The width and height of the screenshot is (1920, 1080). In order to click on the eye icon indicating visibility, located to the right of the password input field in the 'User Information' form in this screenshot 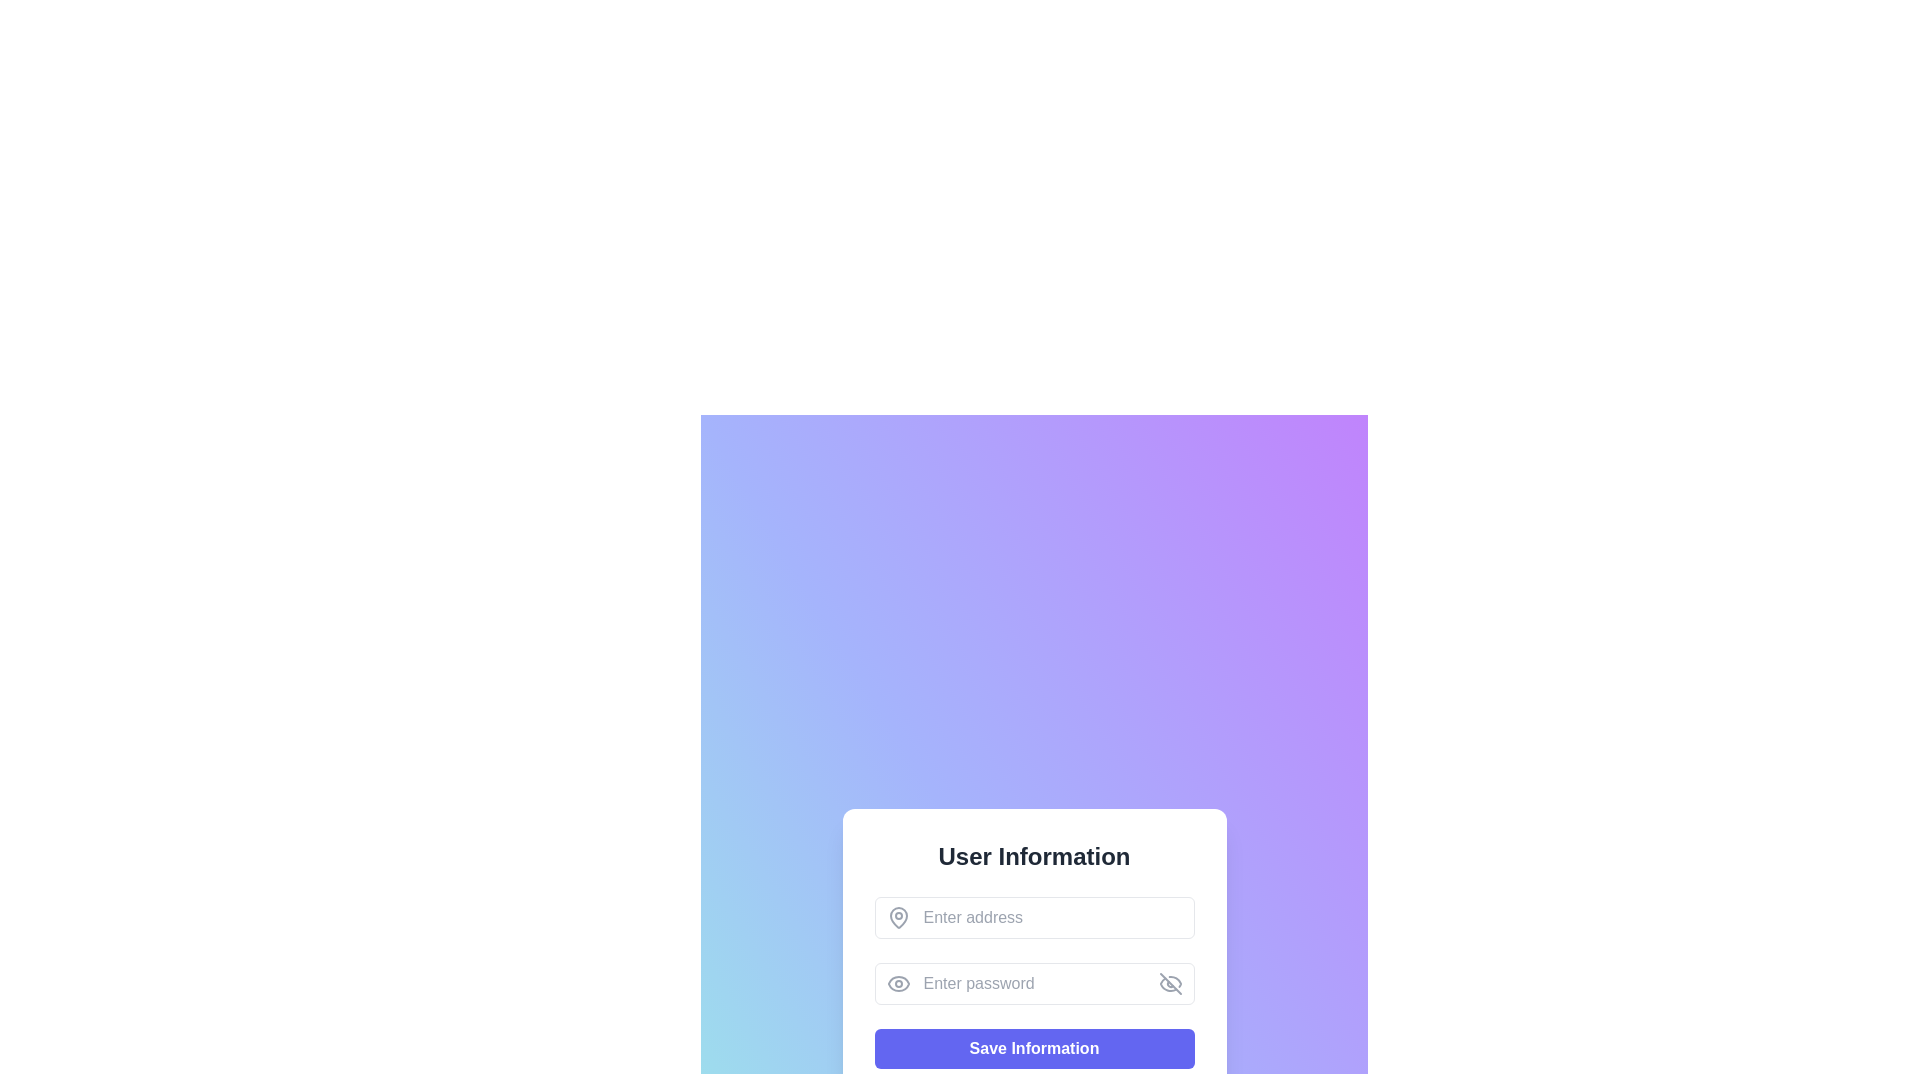, I will do `click(897, 982)`.